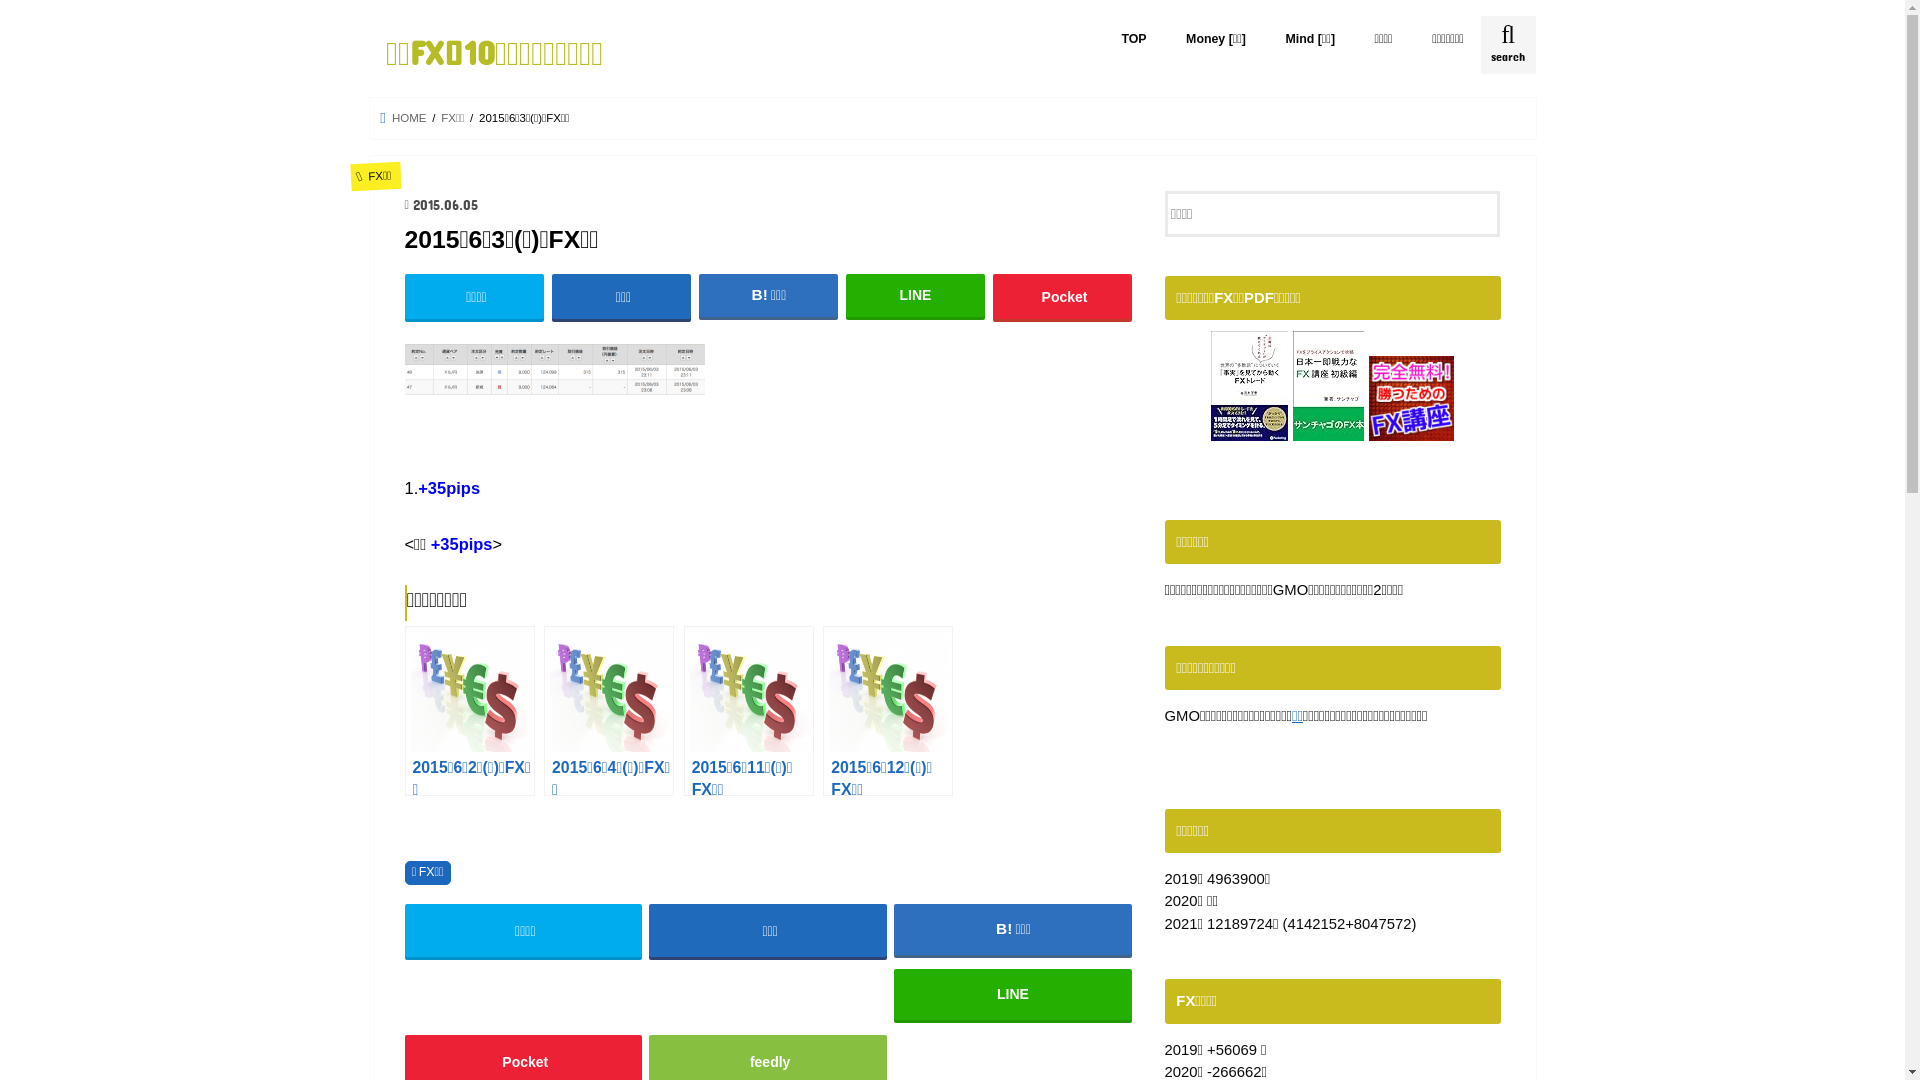  I want to click on 'HOME', so click(402, 118).